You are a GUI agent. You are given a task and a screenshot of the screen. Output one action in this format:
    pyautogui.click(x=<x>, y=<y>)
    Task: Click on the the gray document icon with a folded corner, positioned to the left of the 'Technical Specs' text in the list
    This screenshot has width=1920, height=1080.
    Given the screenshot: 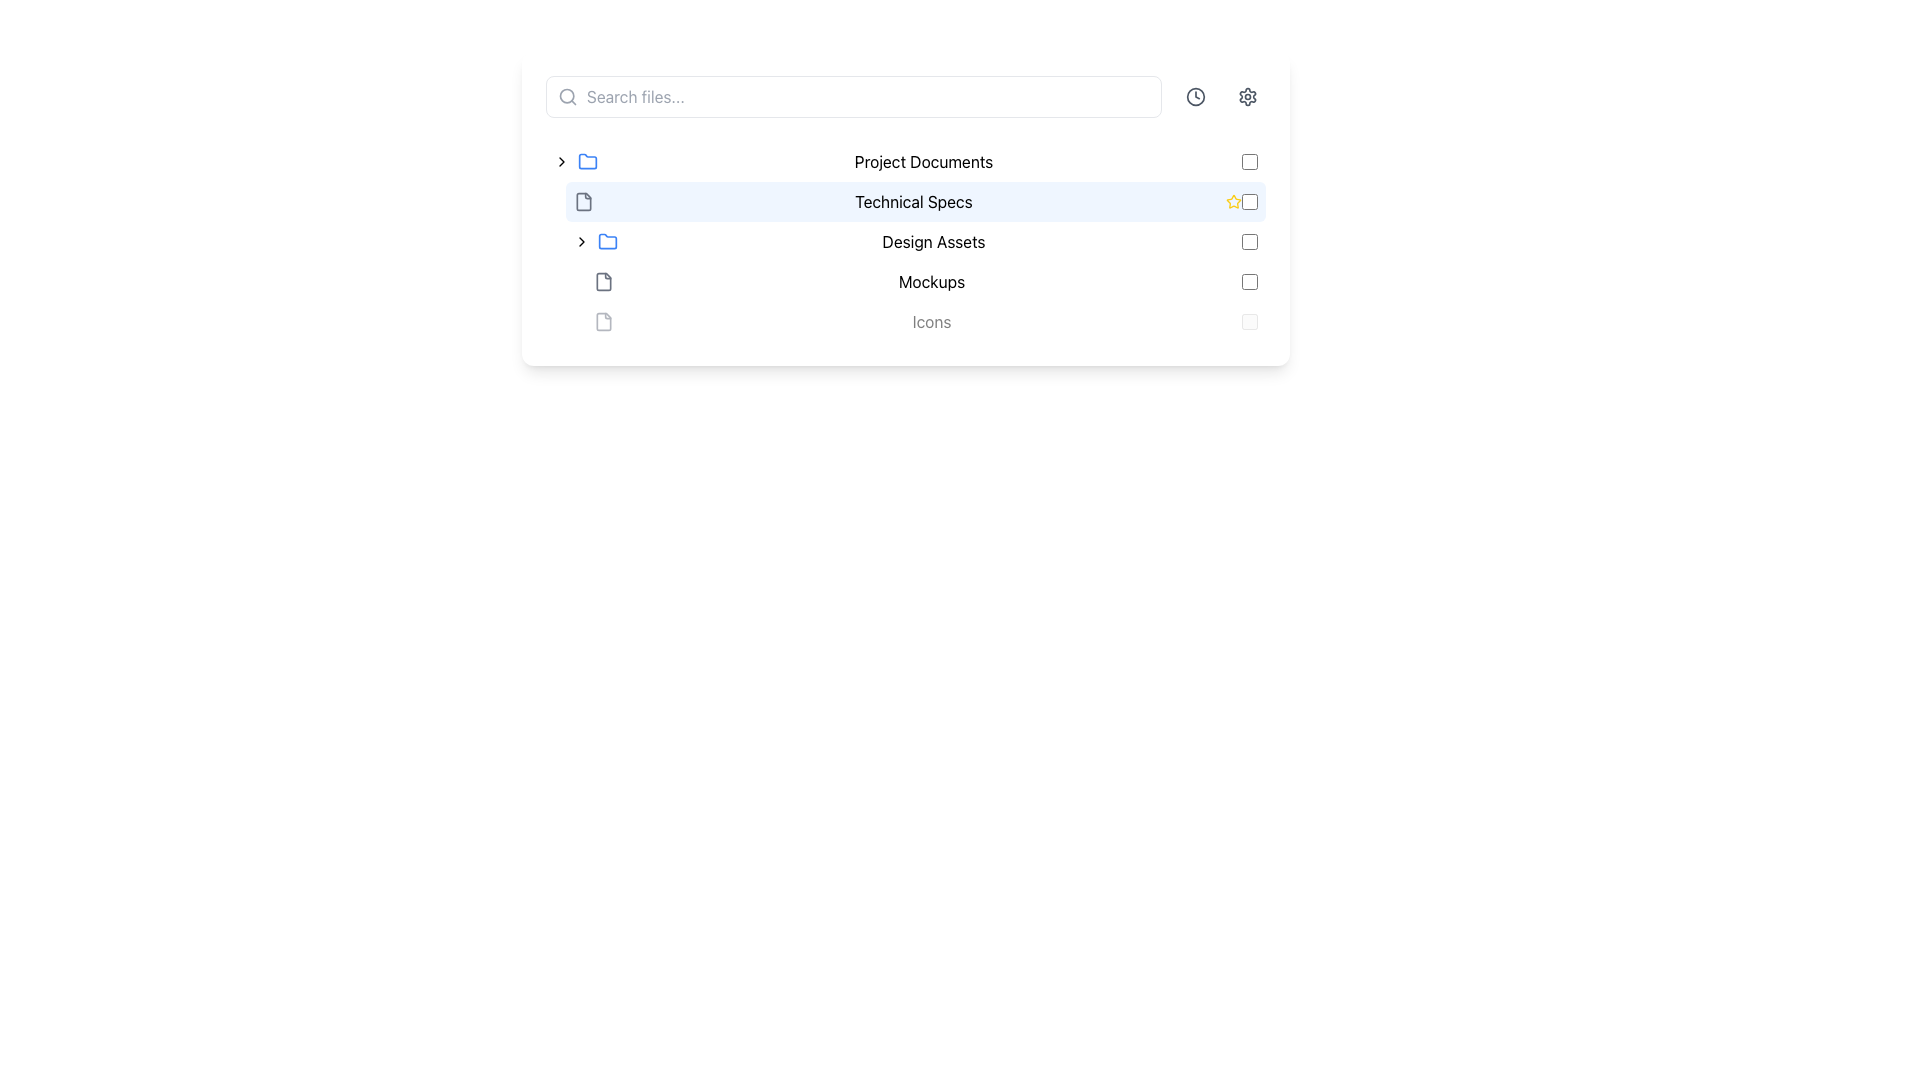 What is the action you would take?
    pyautogui.click(x=583, y=201)
    